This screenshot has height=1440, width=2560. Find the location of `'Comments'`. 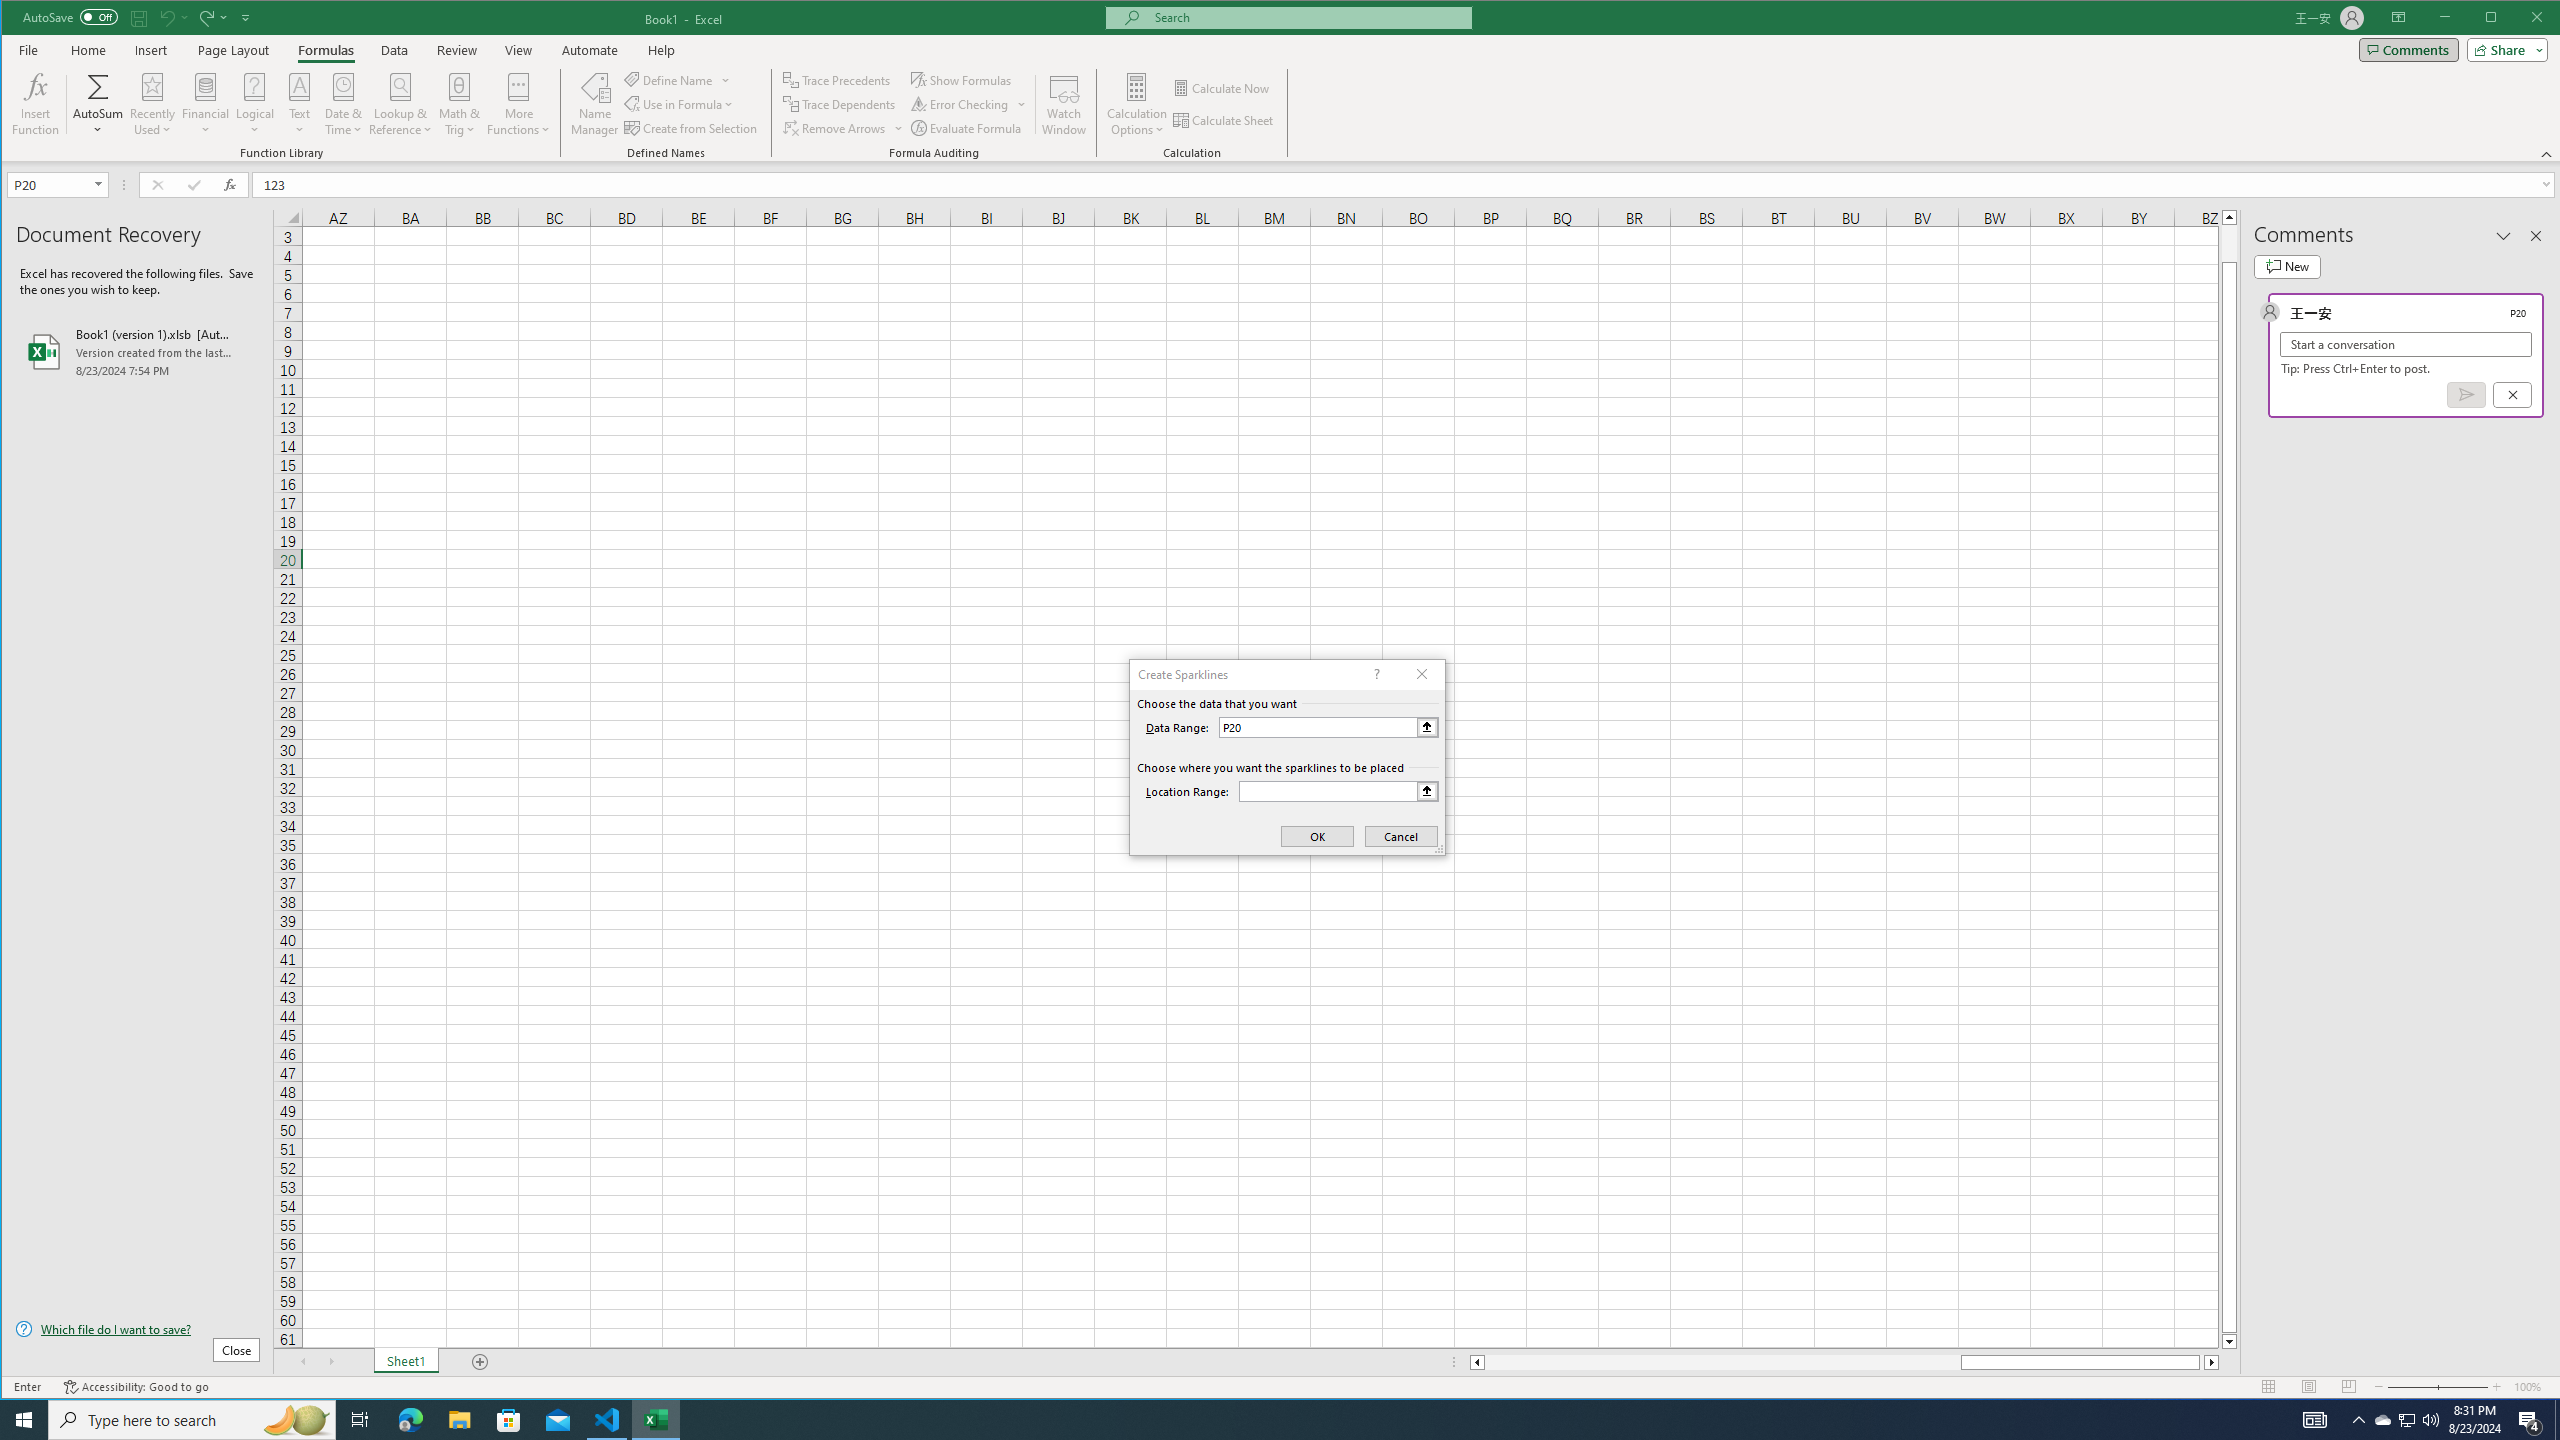

'Comments' is located at coordinates (2408, 49).